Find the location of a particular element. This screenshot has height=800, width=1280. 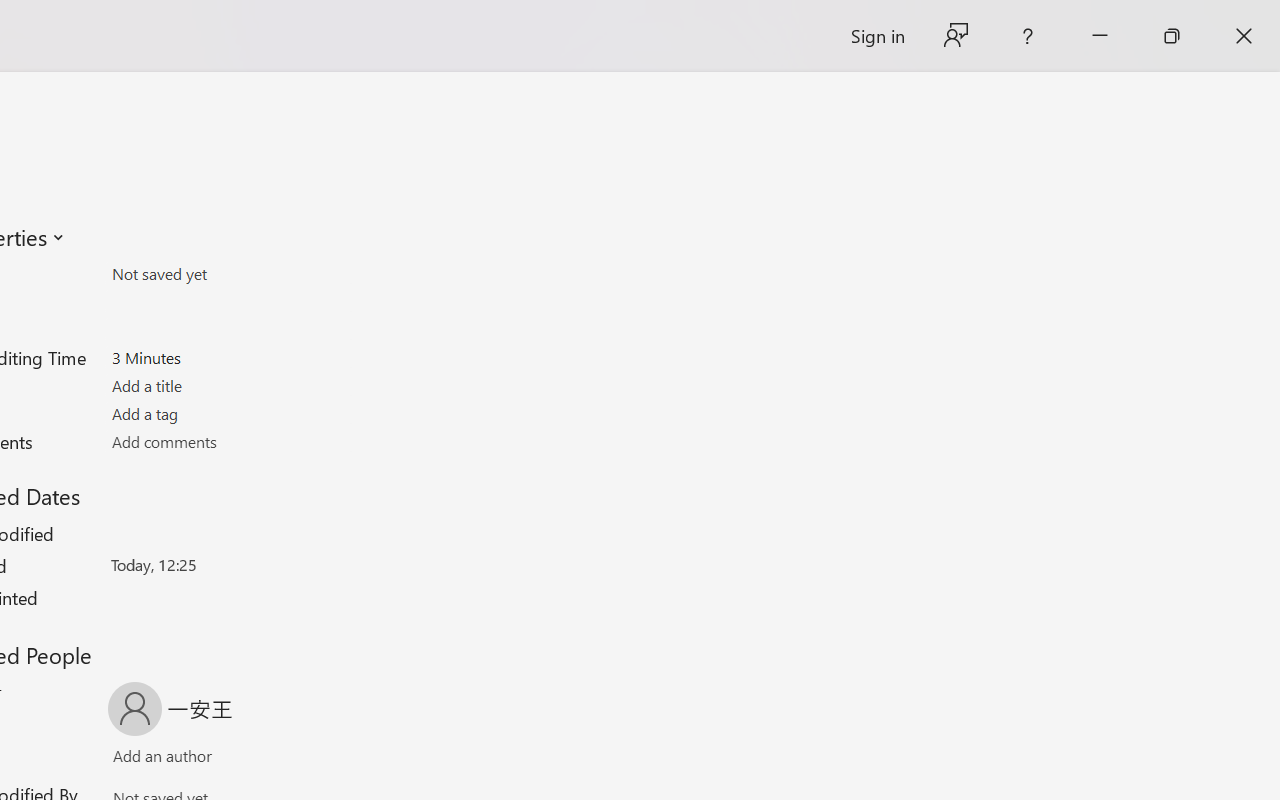

'Add an author' is located at coordinates (141, 760).